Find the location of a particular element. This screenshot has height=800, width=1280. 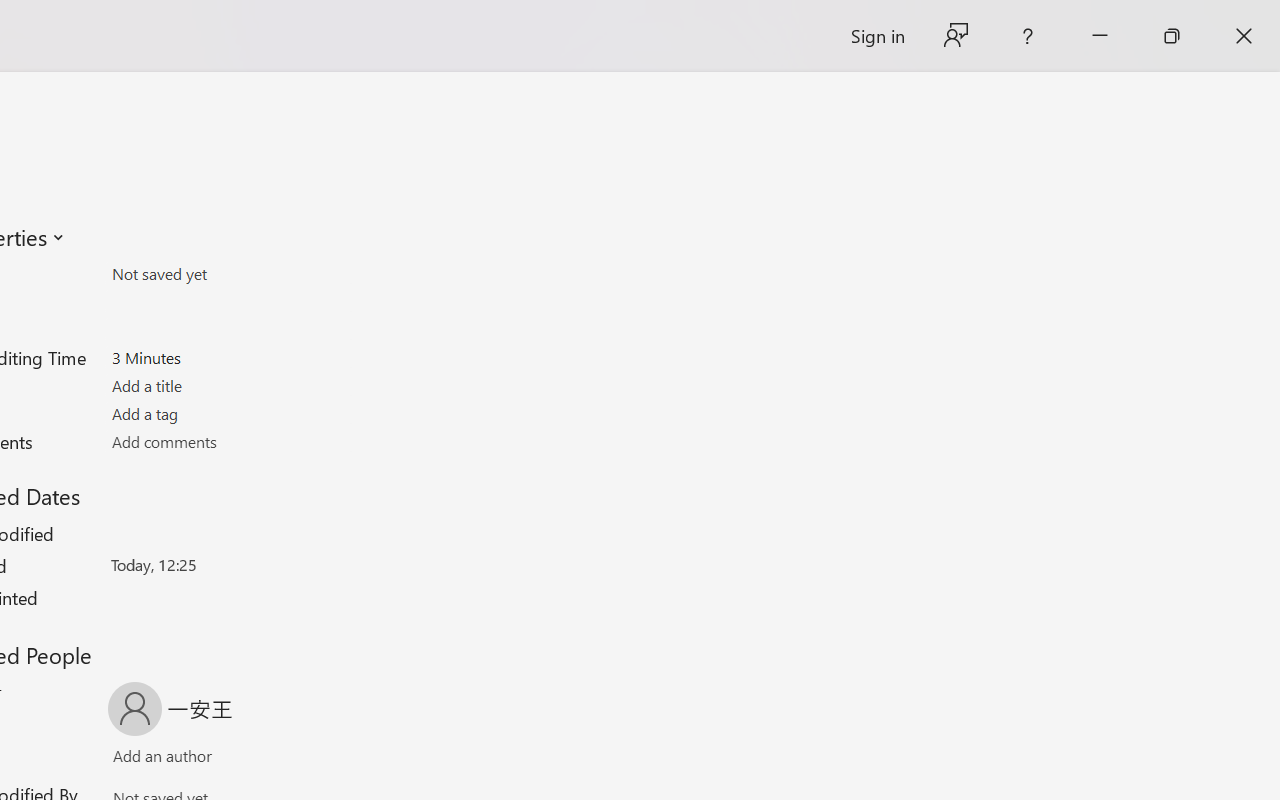

'Add an author' is located at coordinates (141, 760).